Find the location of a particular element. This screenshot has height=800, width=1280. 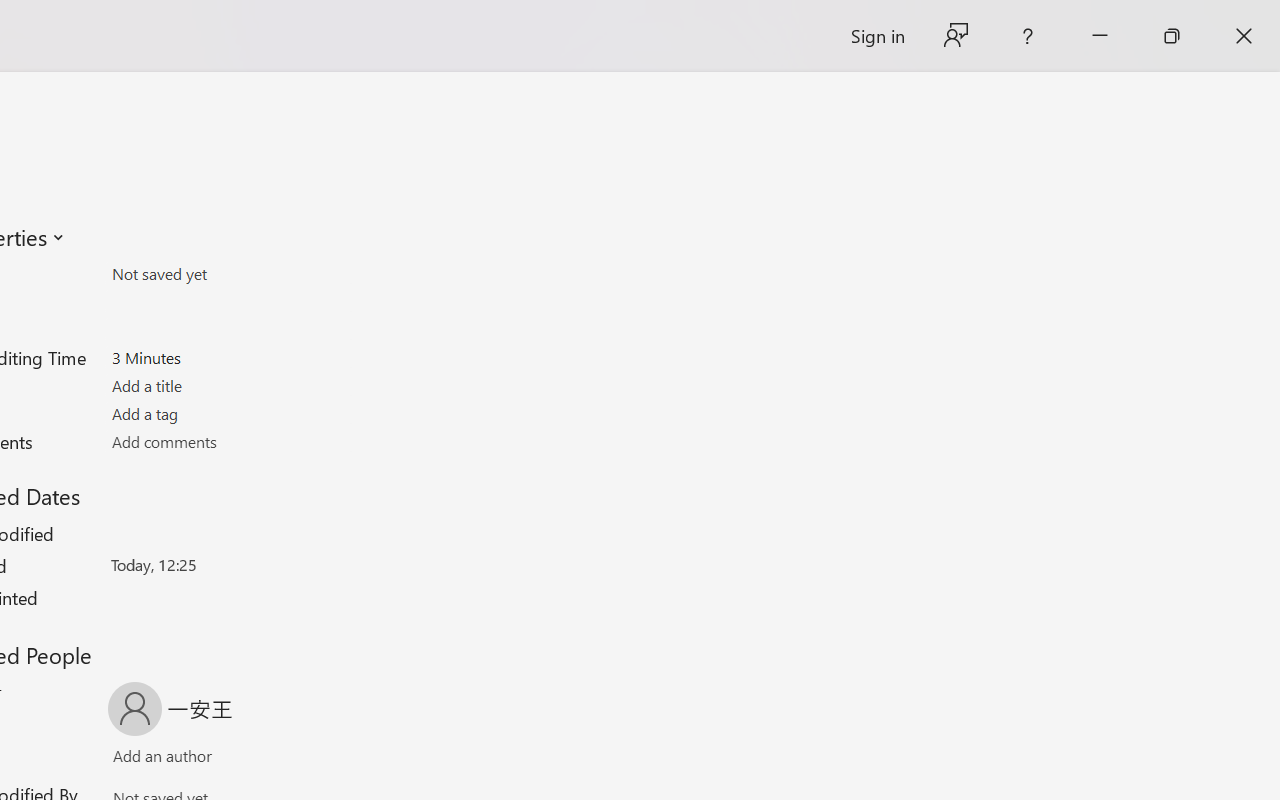

'Add an author' is located at coordinates (141, 760).